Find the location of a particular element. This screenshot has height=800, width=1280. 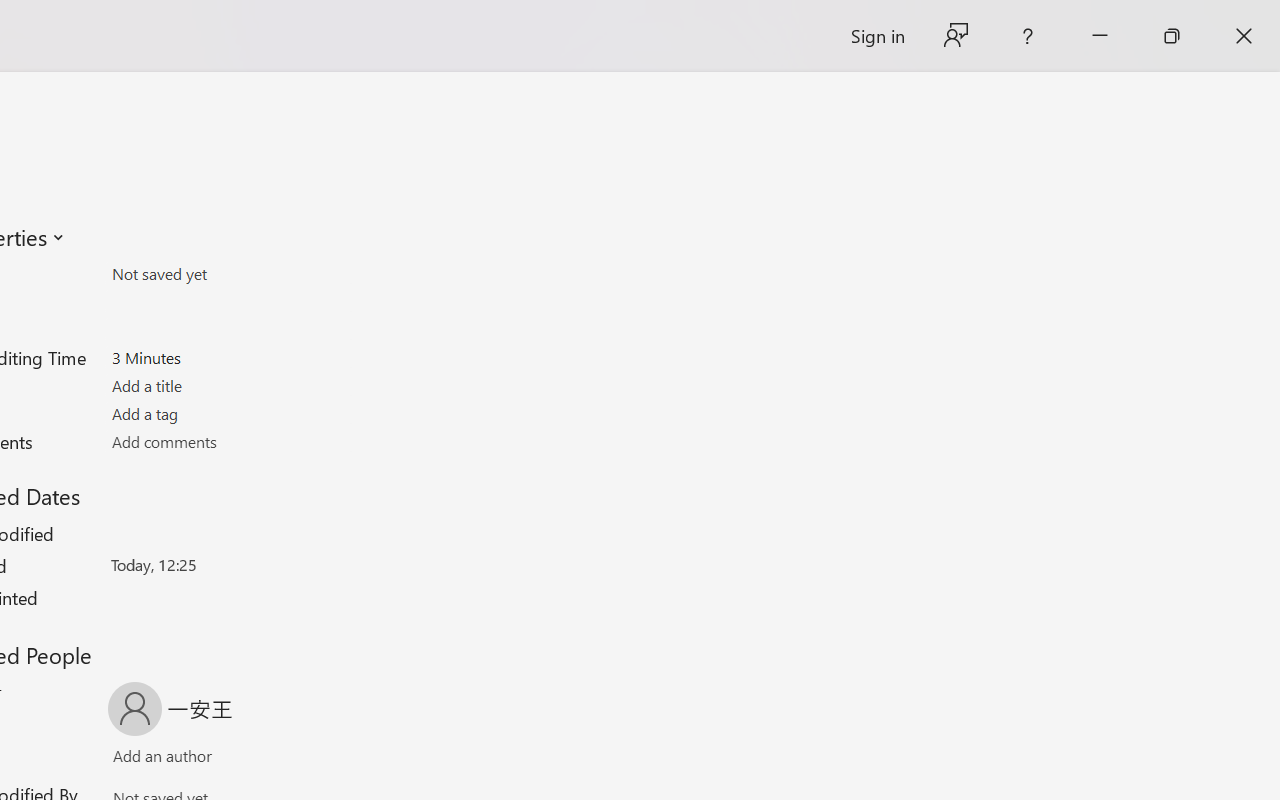

'Add an author' is located at coordinates (141, 760).